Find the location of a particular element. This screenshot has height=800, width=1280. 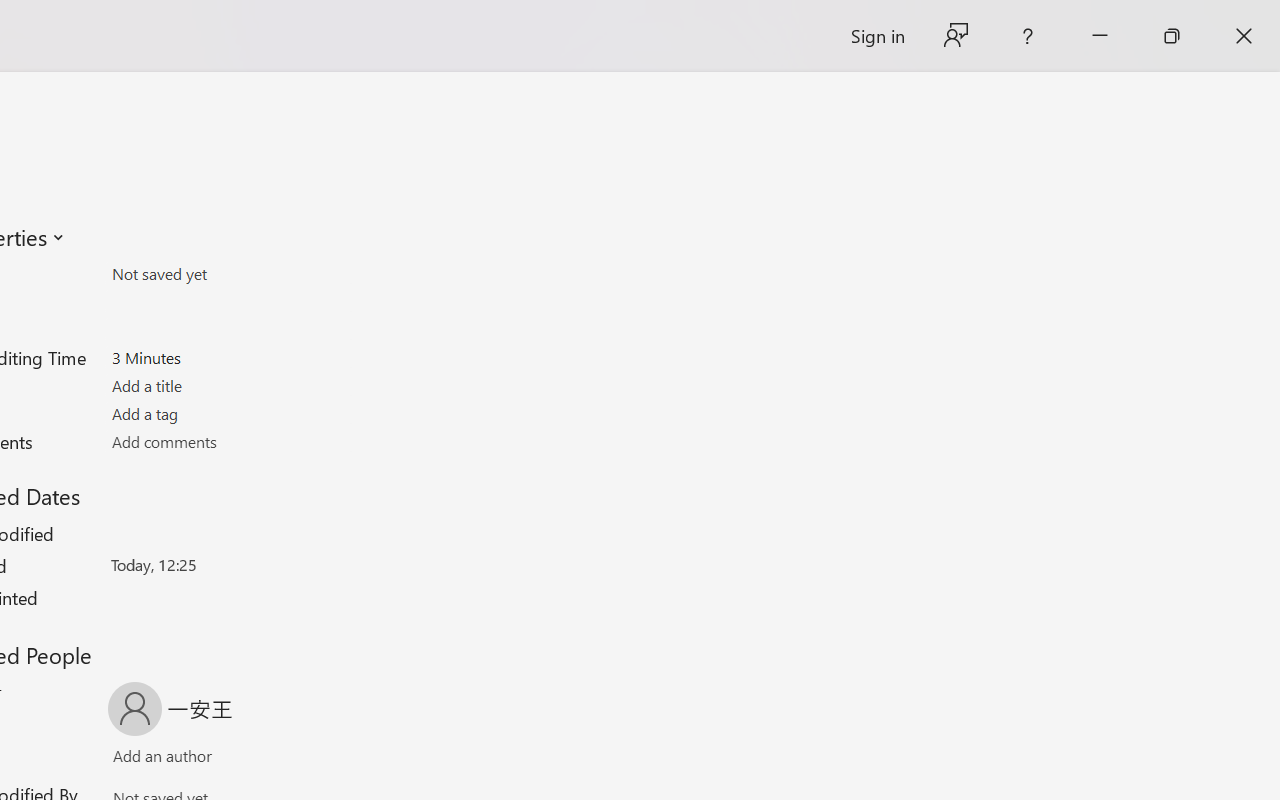

'Add an author' is located at coordinates (141, 760).